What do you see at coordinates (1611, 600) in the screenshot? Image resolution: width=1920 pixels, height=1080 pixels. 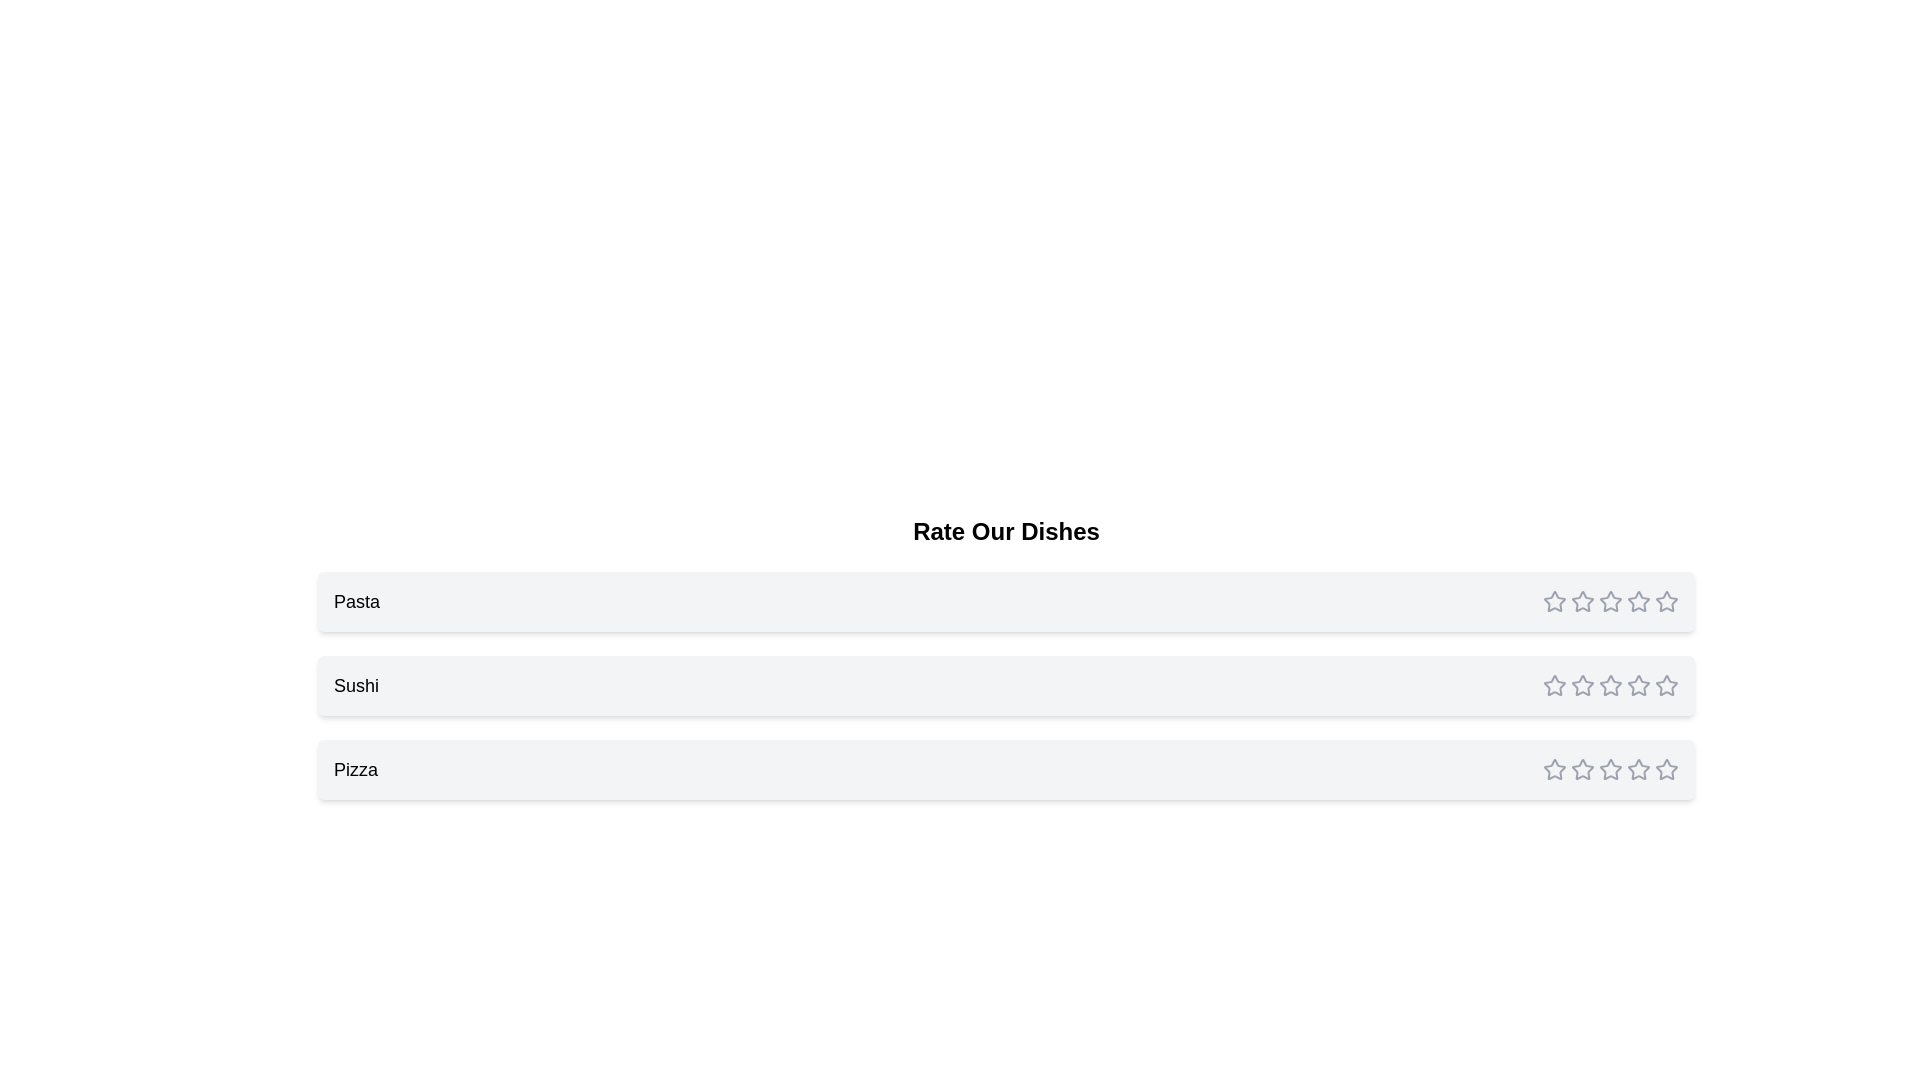 I see `the third interactive star icon with a gray outline` at bounding box center [1611, 600].